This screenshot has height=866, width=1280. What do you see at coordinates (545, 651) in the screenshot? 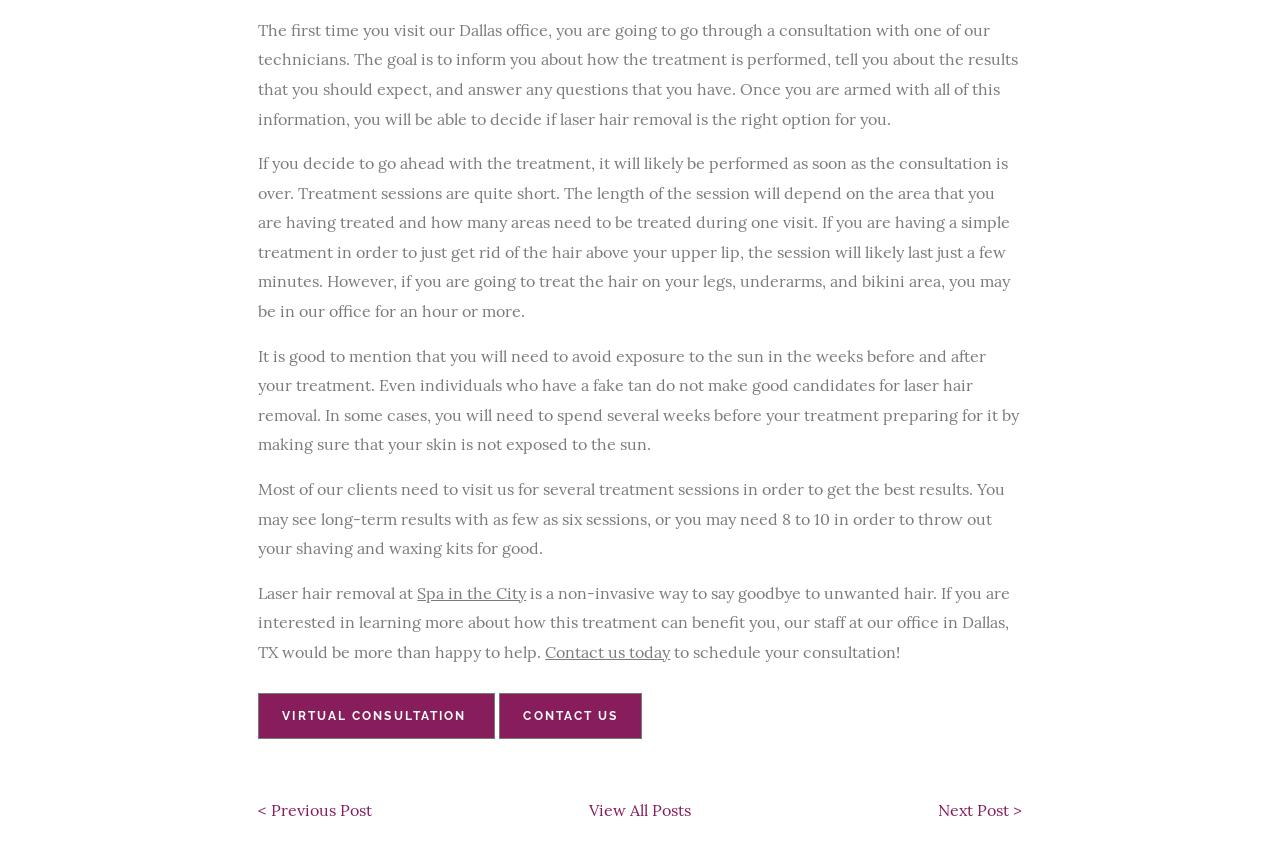
I see `'Contact us today'` at bounding box center [545, 651].